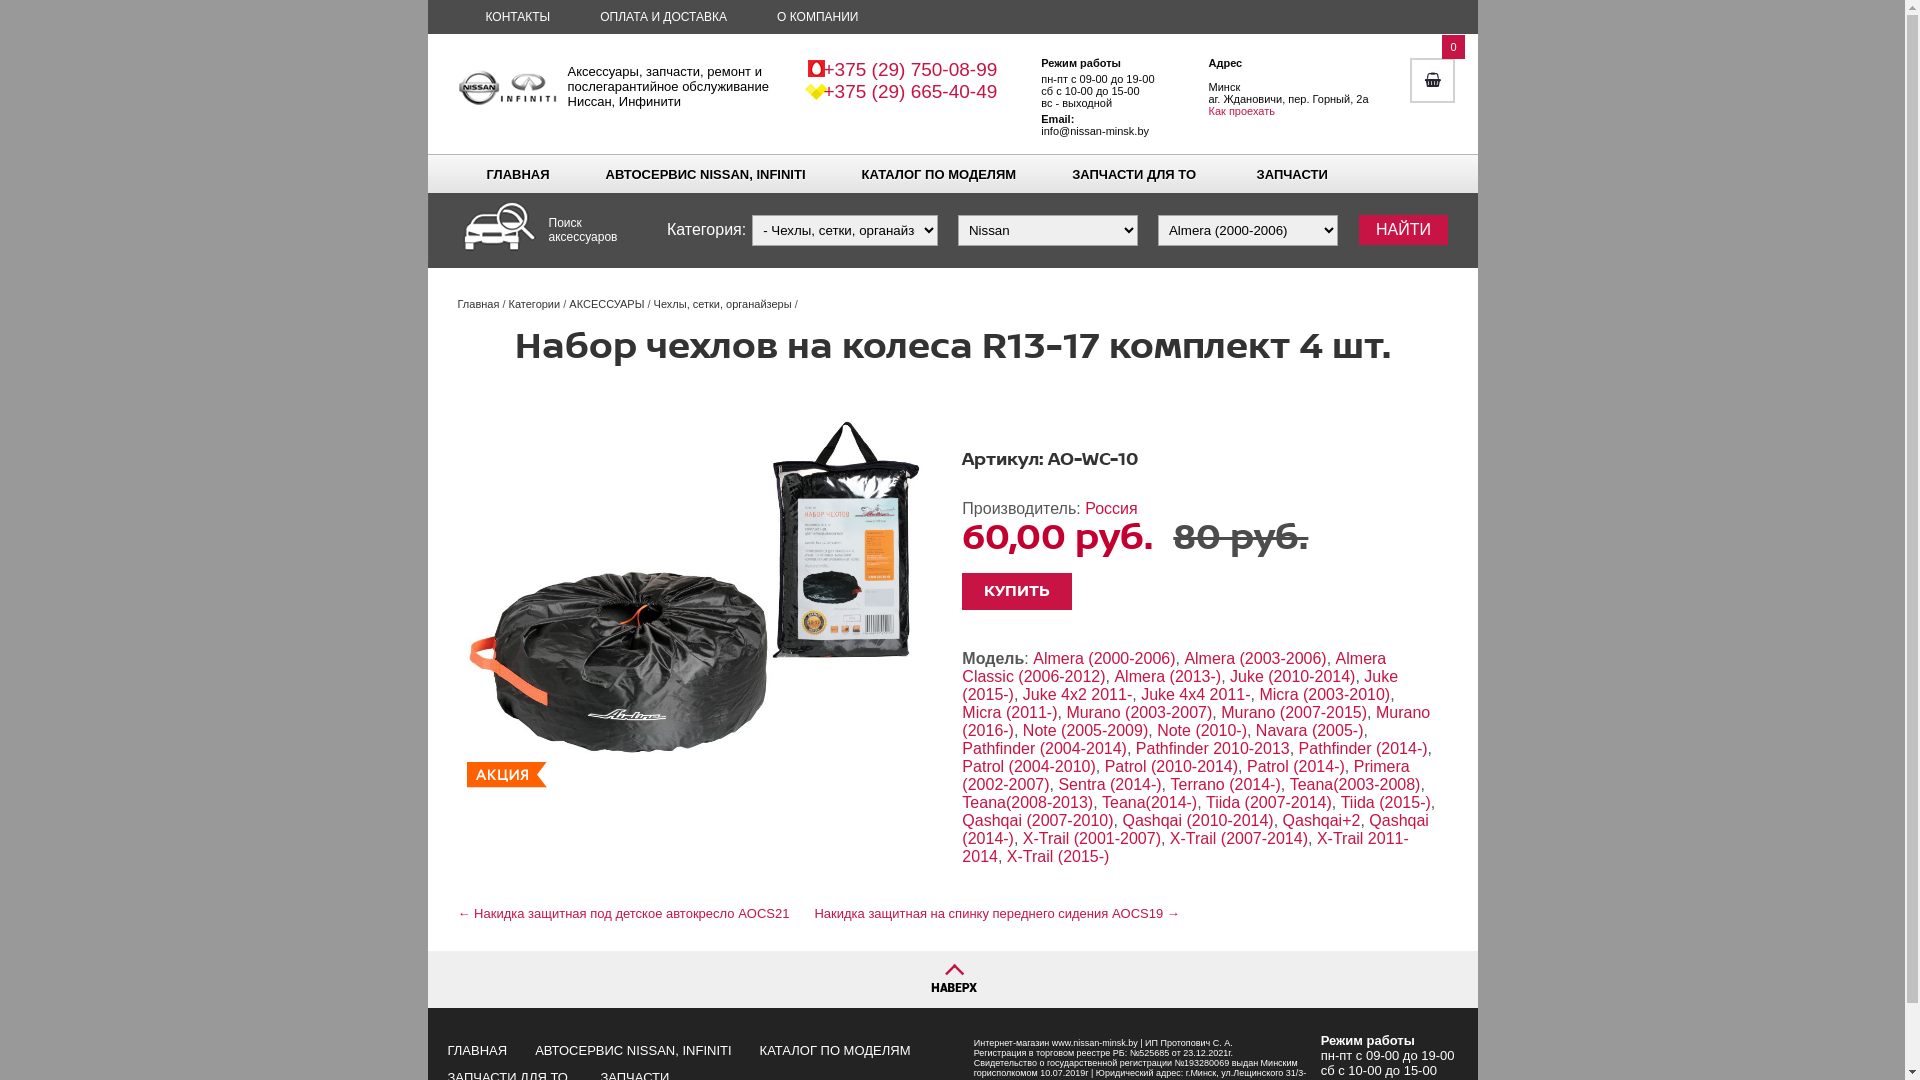 The image size is (1920, 1080). Describe the element at coordinates (1174, 667) in the screenshot. I see `'Almera Classic (2006-2012)'` at that location.